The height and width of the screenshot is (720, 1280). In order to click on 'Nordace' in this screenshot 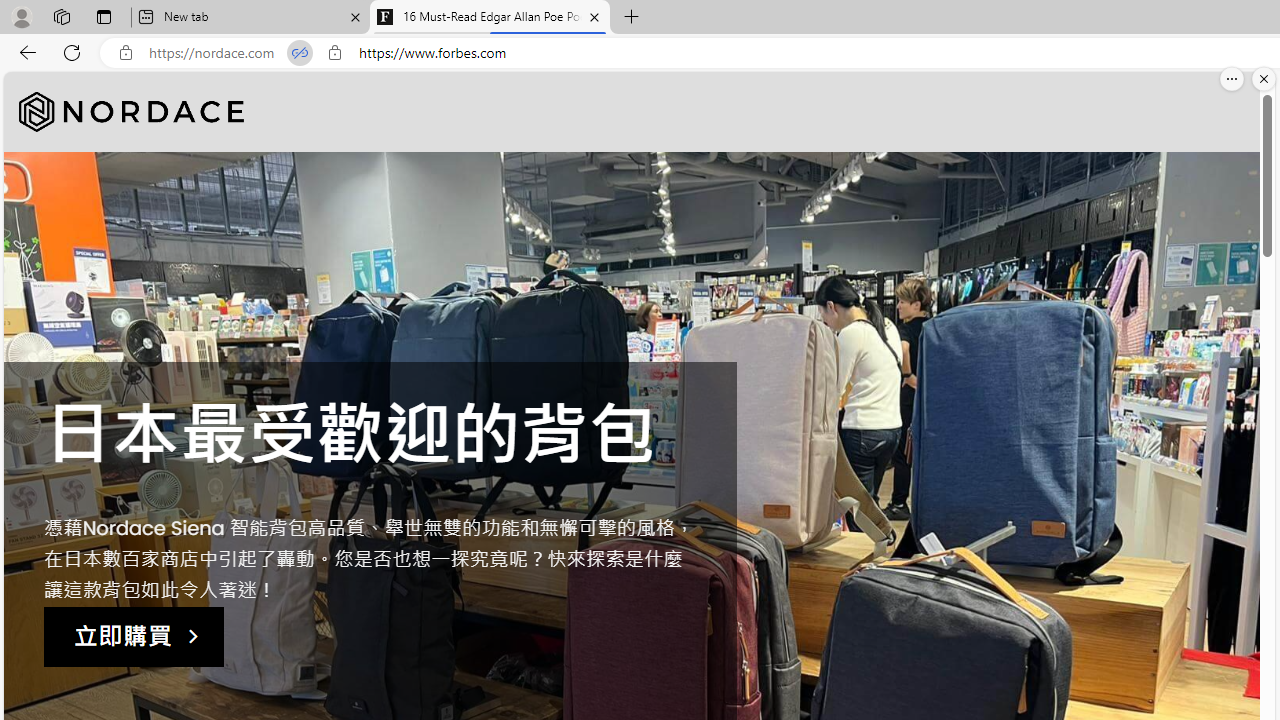, I will do `click(130, 111)`.